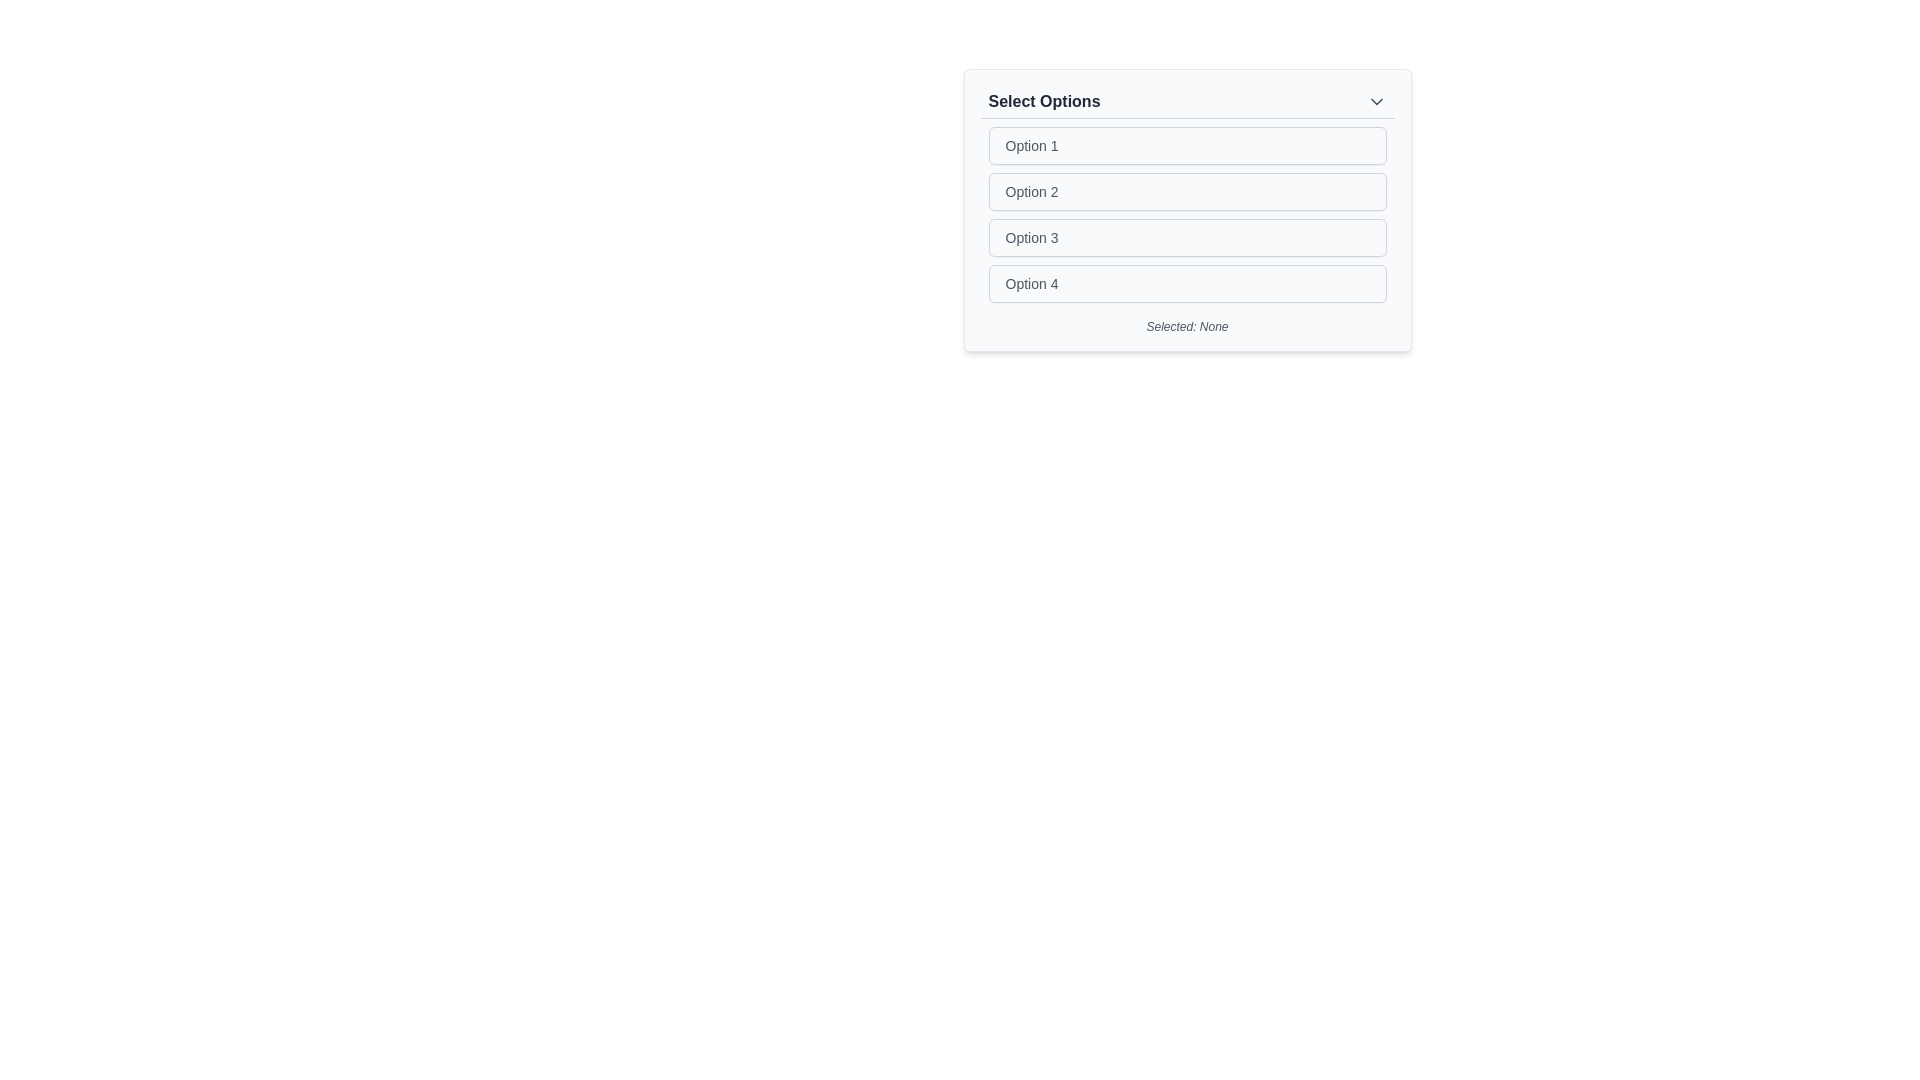  What do you see at coordinates (1375, 101) in the screenshot?
I see `the downward-pointing chevron icon located at the far-right end of the 'Select Options' row` at bounding box center [1375, 101].